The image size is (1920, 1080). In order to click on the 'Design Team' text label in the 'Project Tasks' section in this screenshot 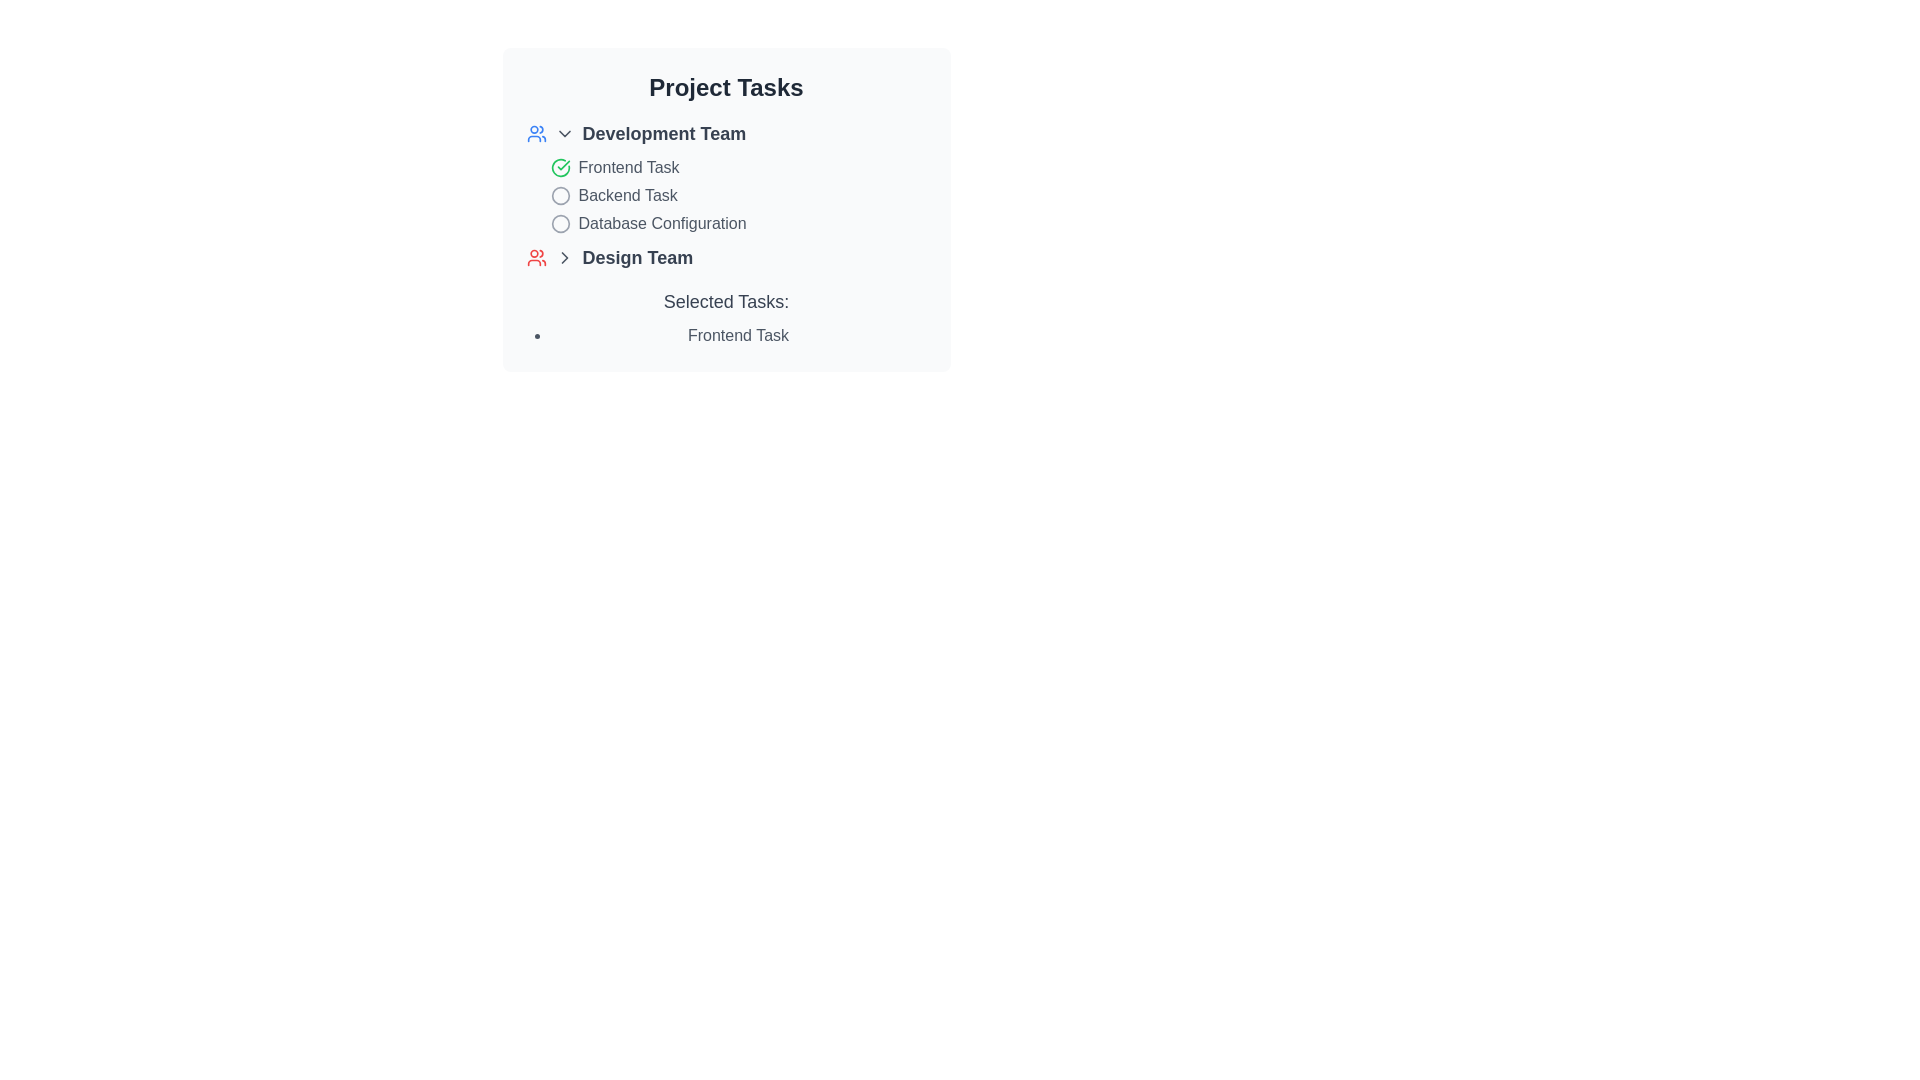, I will do `click(636, 257)`.